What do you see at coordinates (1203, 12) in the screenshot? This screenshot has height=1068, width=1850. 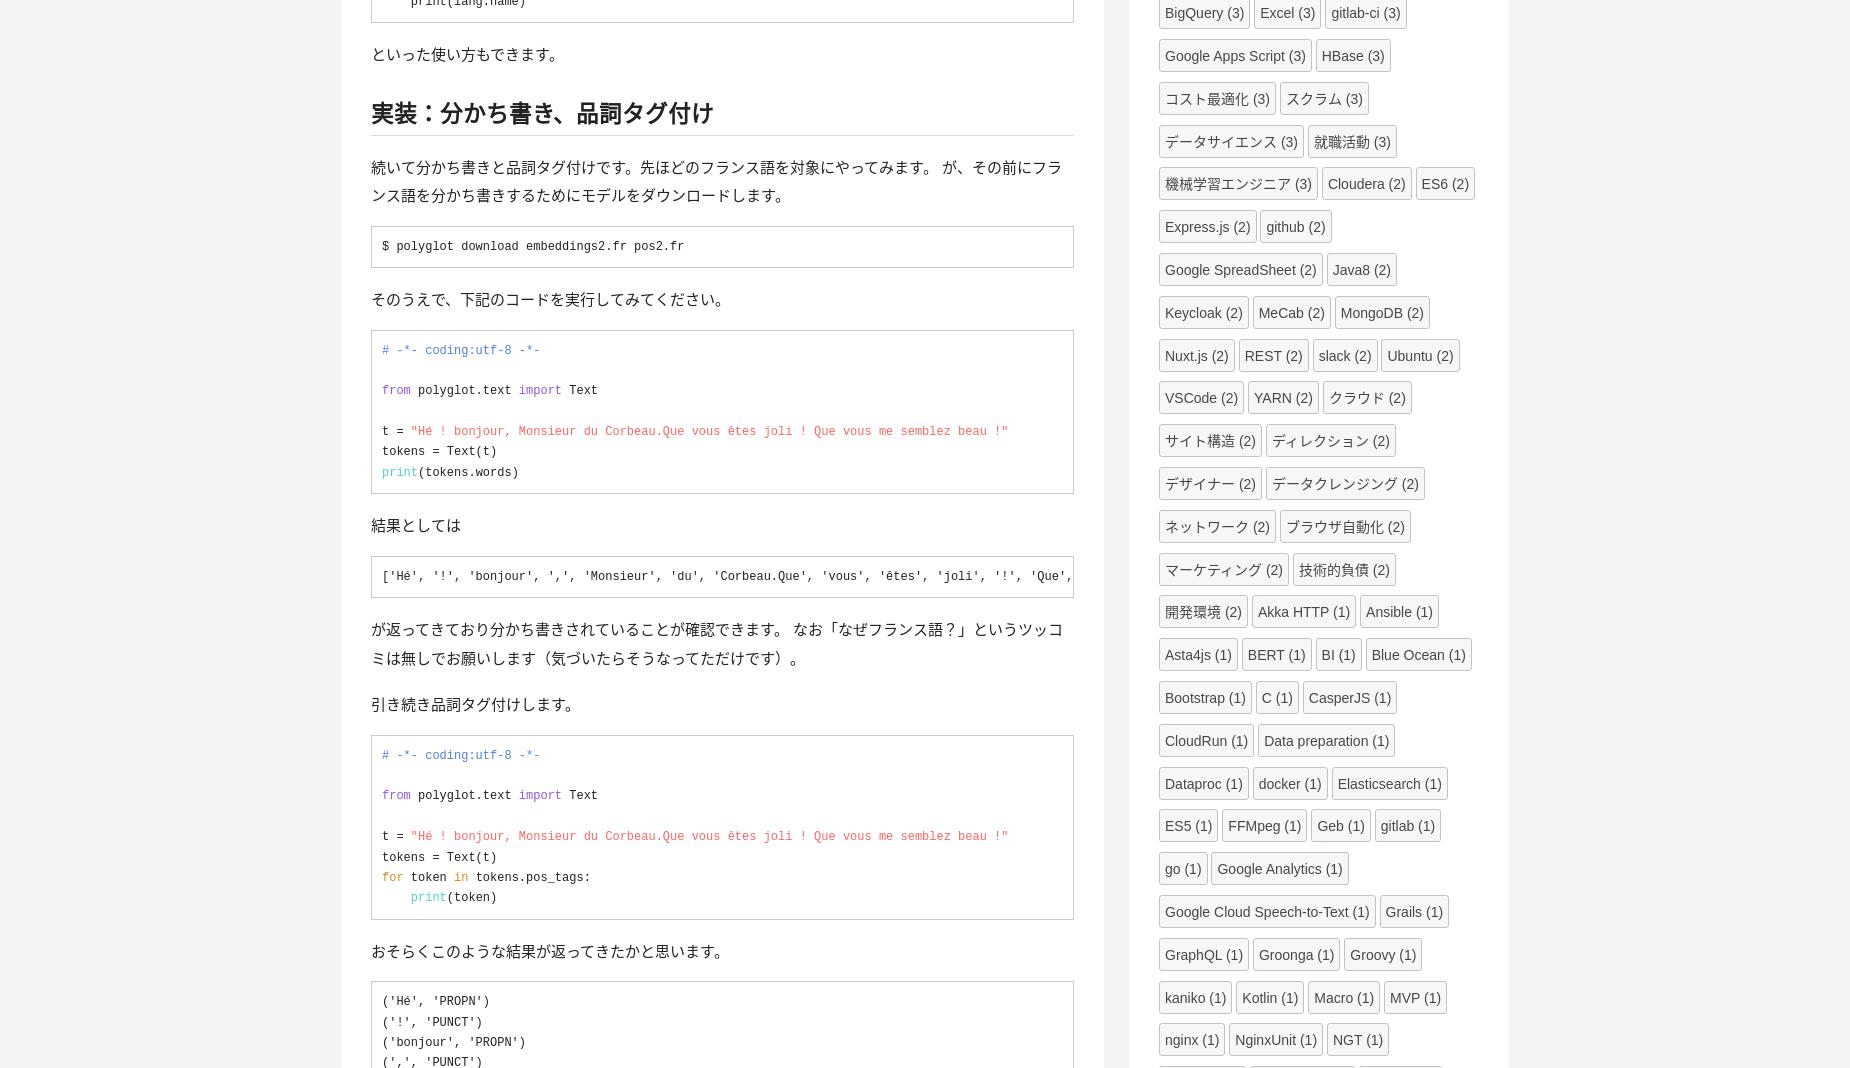 I see `'BigQuery (3)'` at bounding box center [1203, 12].